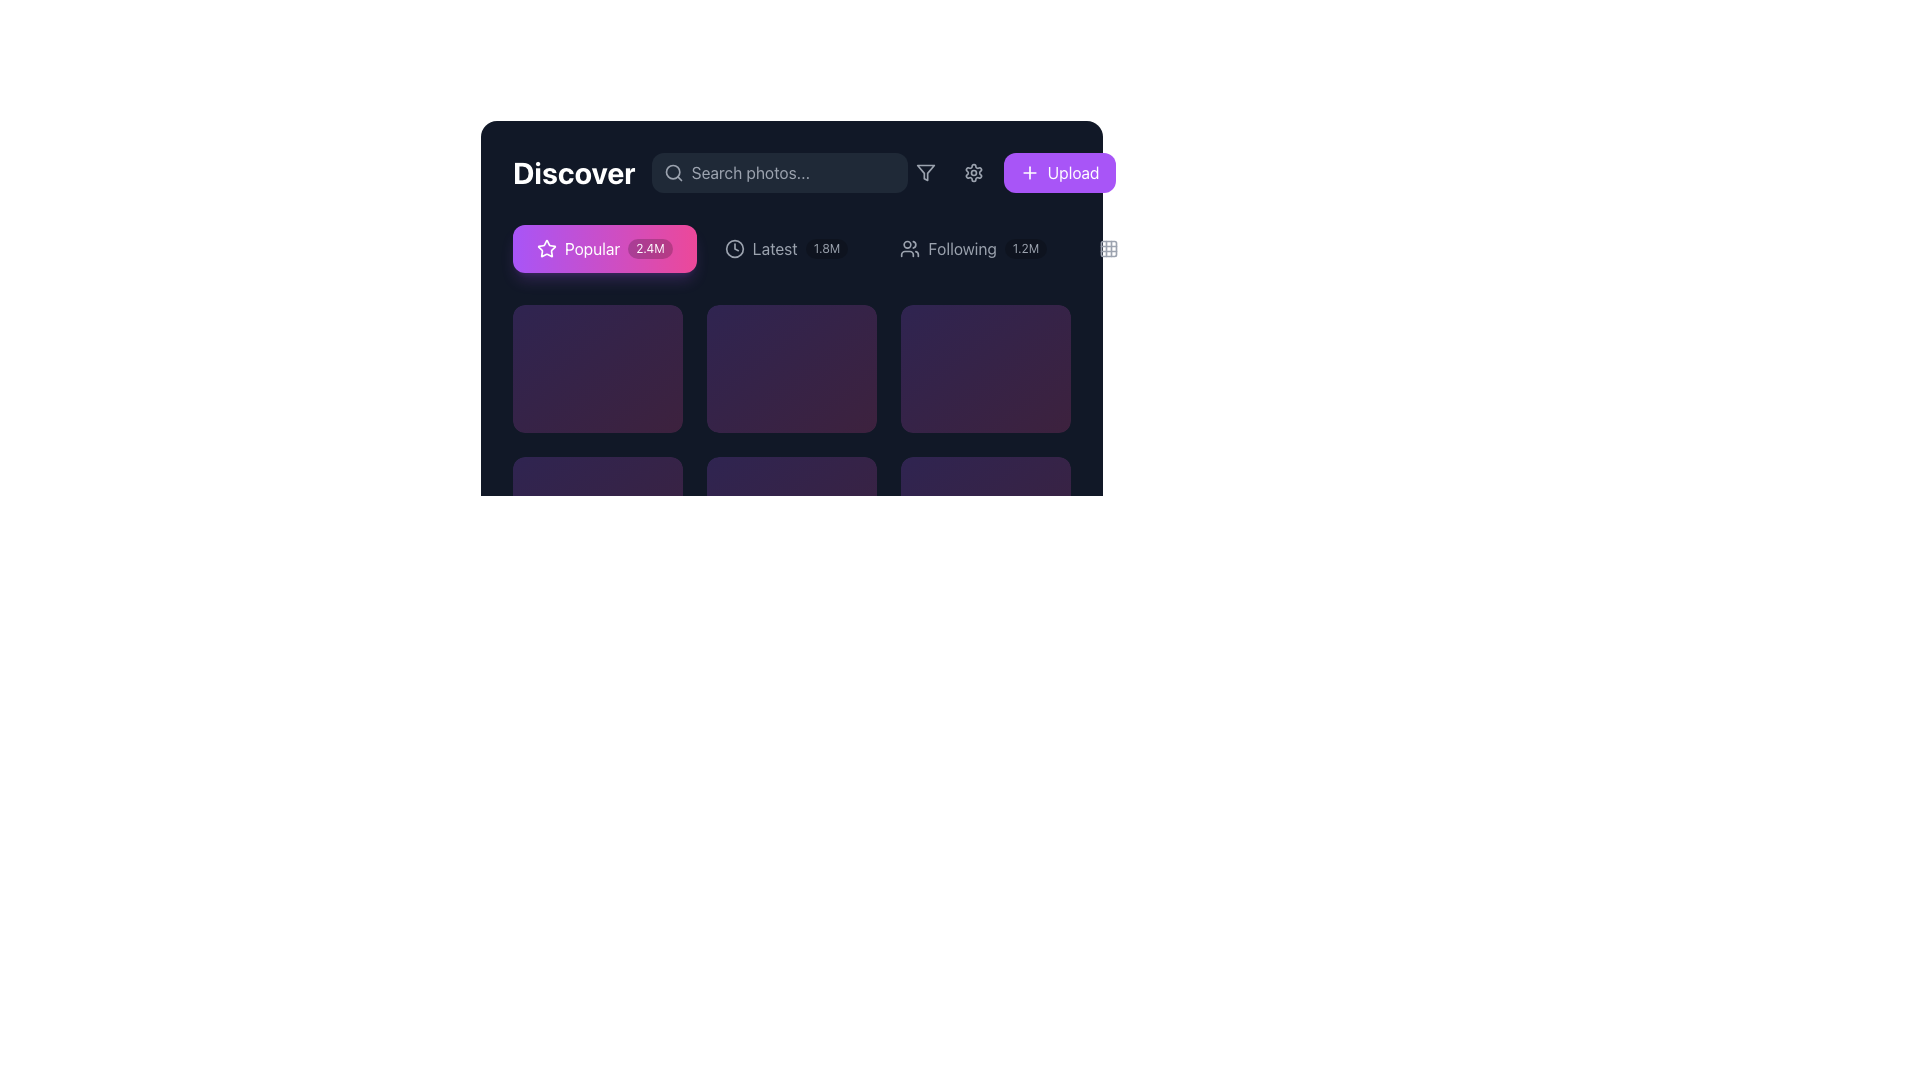 The image size is (1920, 1080). I want to click on the search input bar styled with a dark background and placeholder text 'Search photos...', so click(778, 172).